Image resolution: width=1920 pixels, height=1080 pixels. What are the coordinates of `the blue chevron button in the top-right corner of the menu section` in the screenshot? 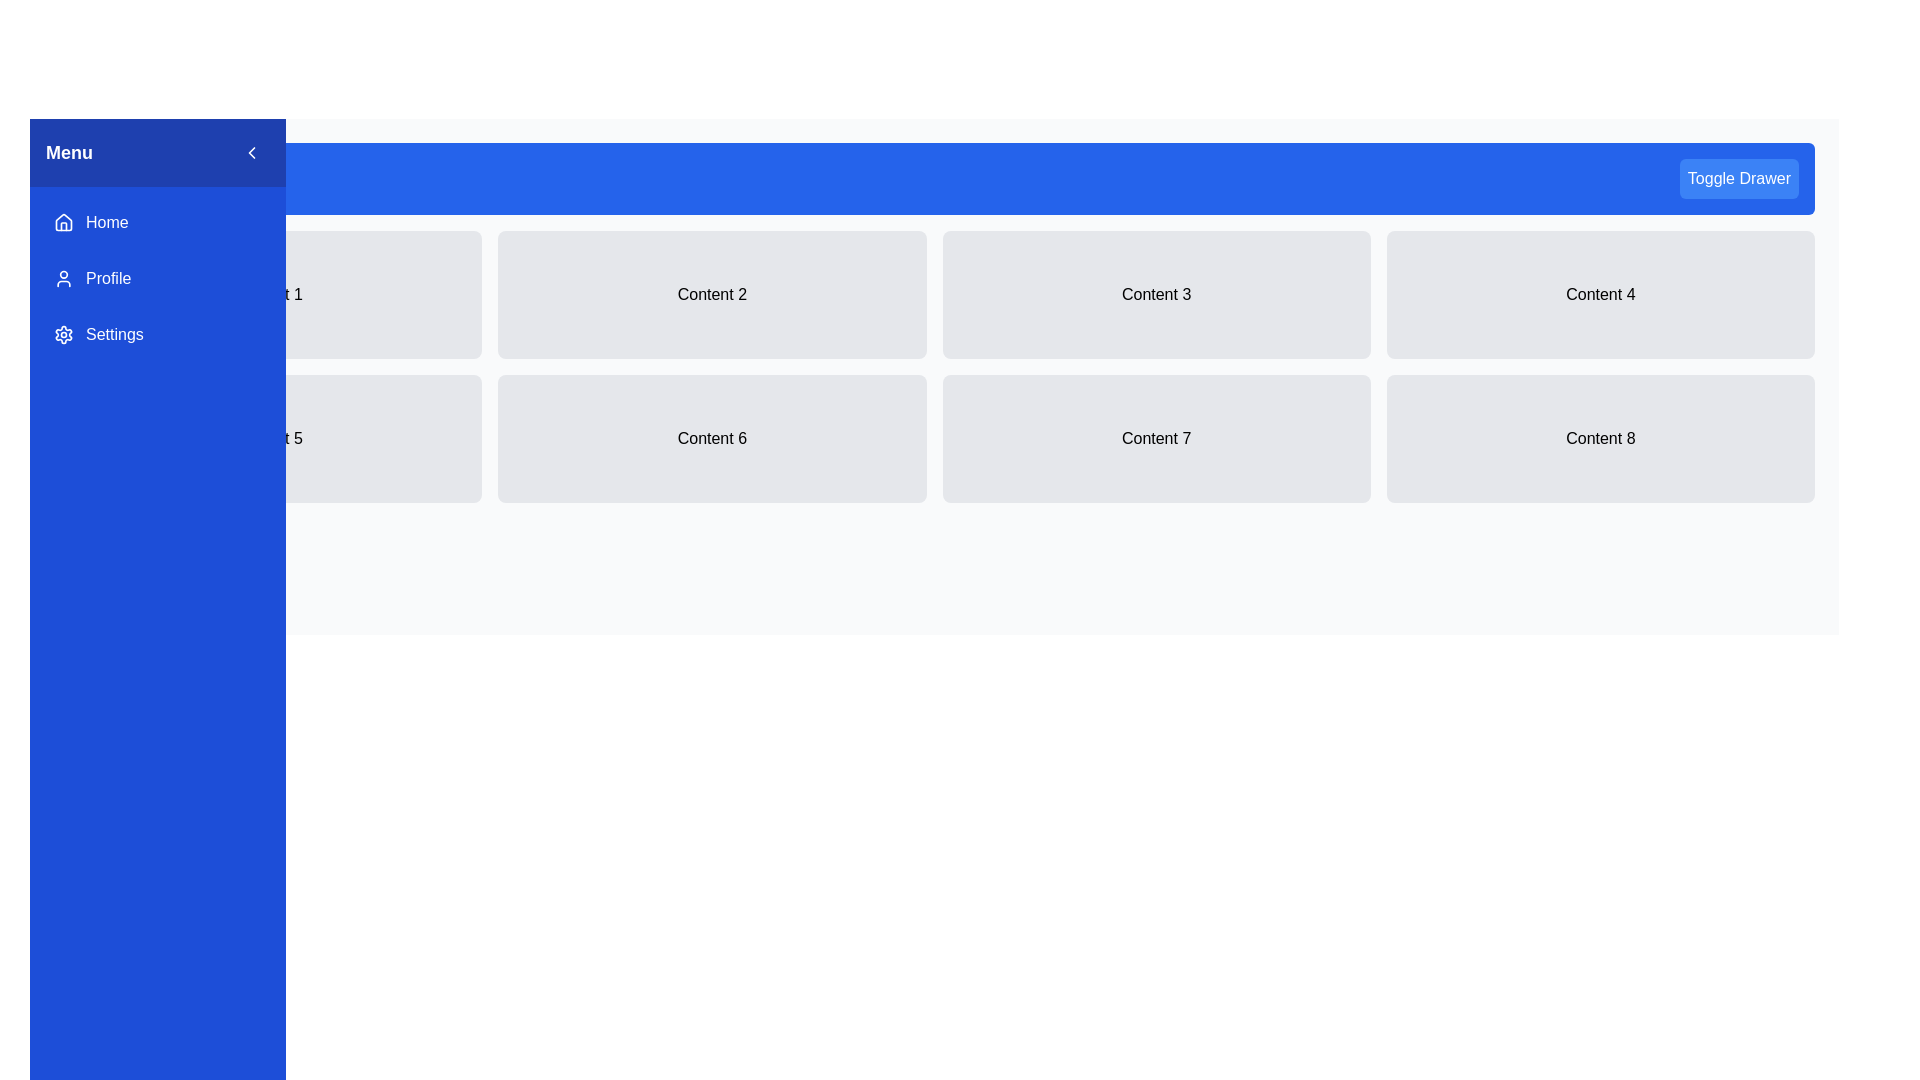 It's located at (251, 152).